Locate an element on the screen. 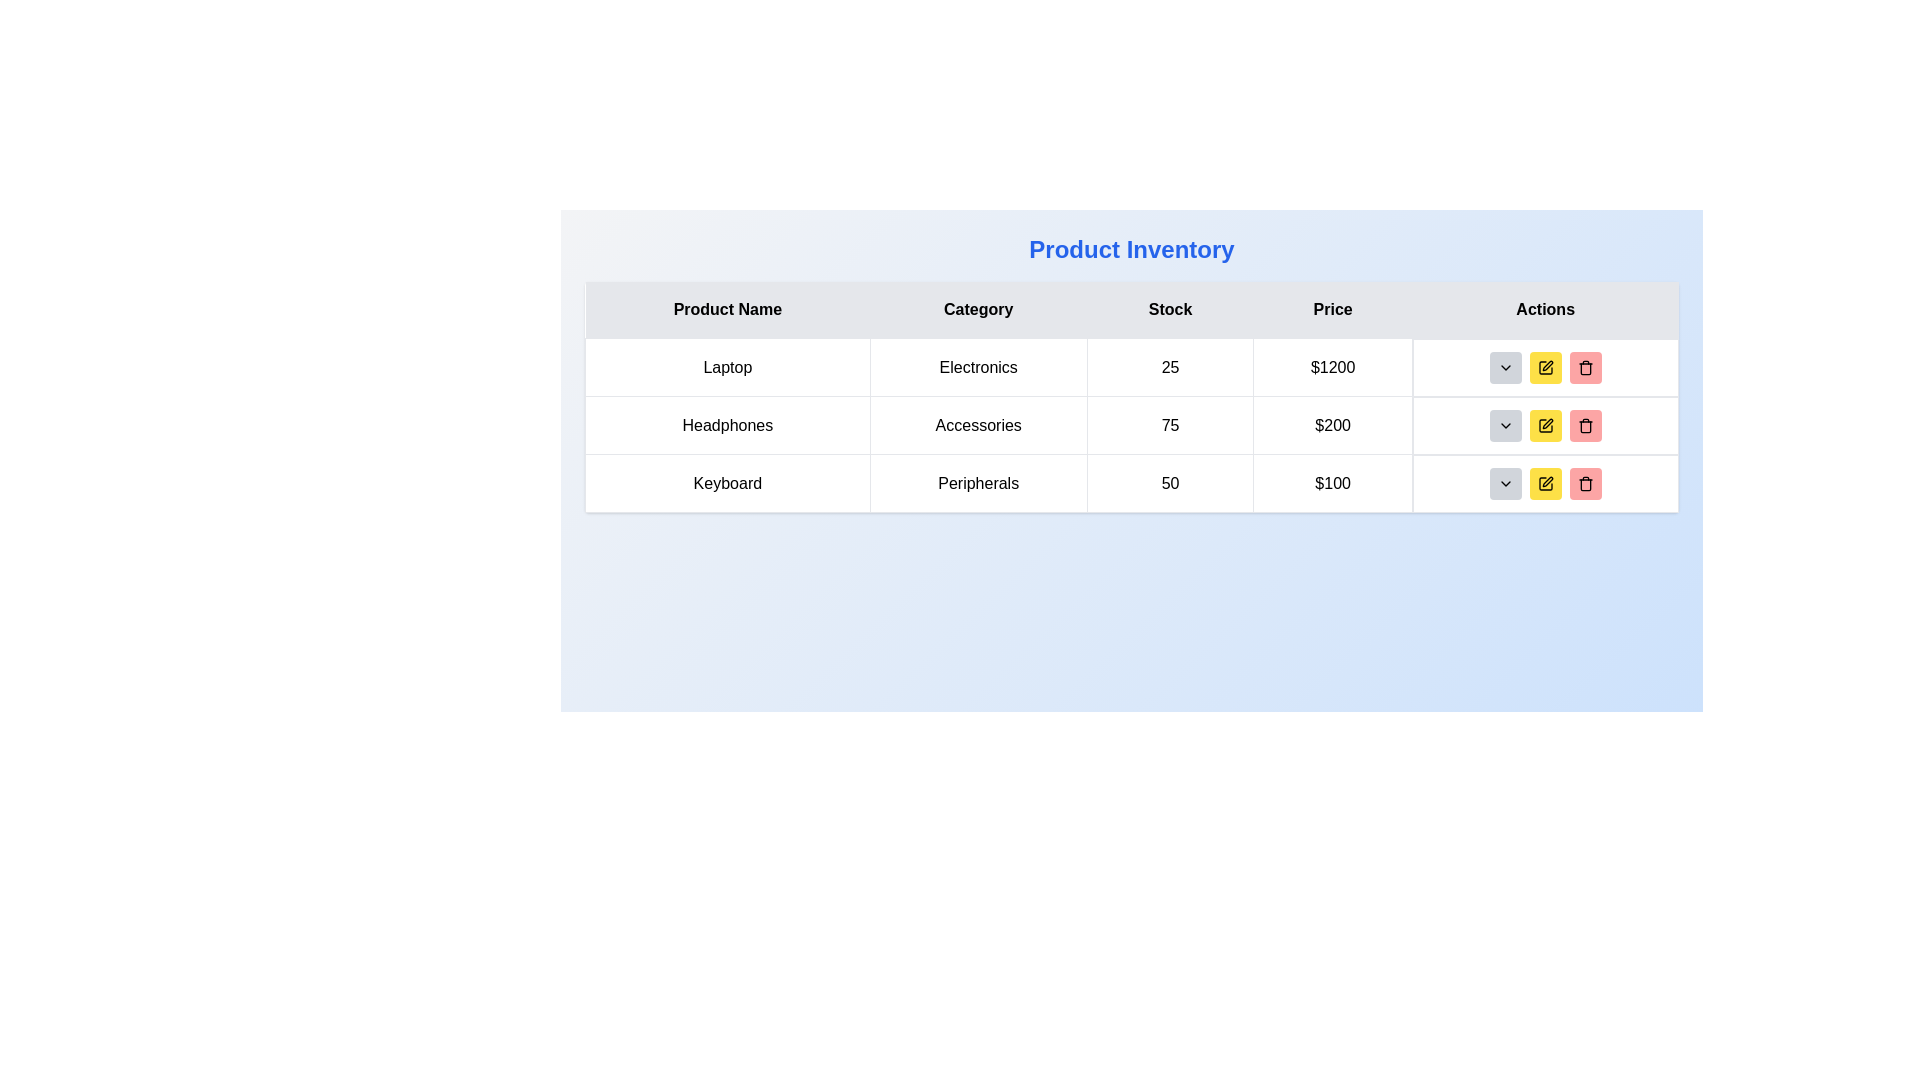 This screenshot has width=1920, height=1080. the Dropdown trigger button located in the 'Actions' column of the last row within the 'Product Inventory' table is located at coordinates (1505, 483).